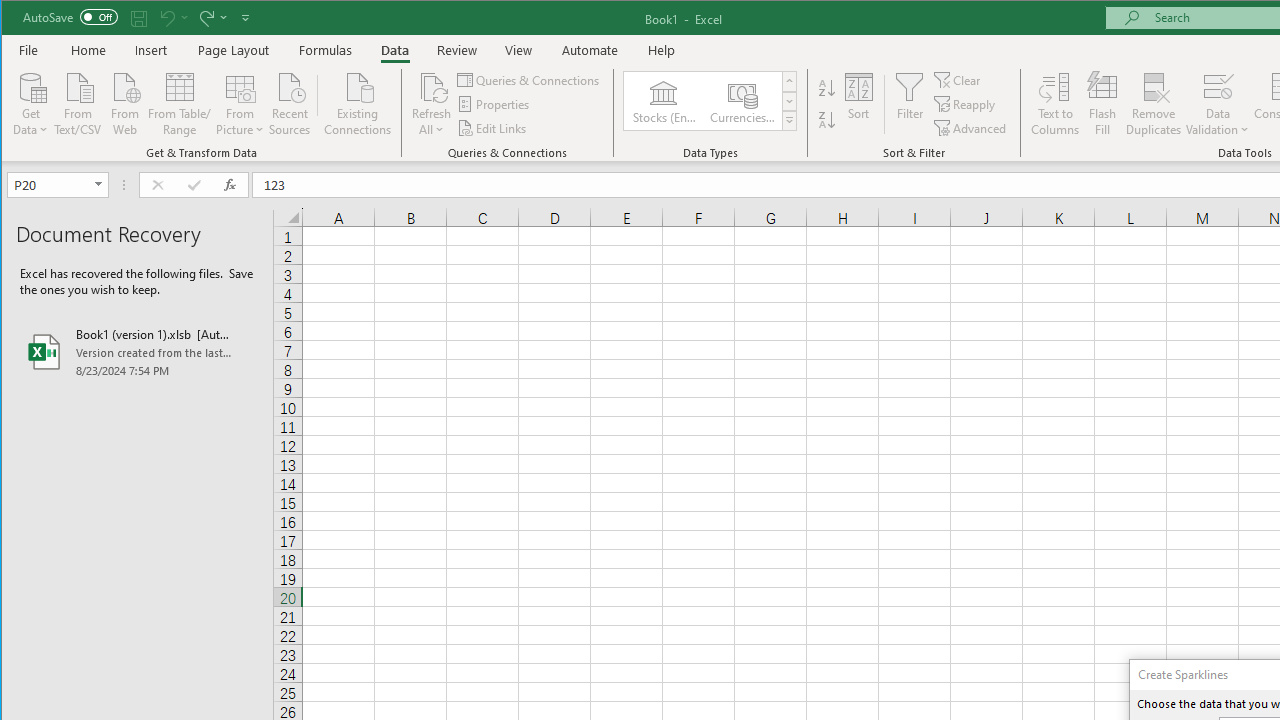 The width and height of the screenshot is (1280, 720). Describe the element at coordinates (240, 102) in the screenshot. I see `'From Picture'` at that location.